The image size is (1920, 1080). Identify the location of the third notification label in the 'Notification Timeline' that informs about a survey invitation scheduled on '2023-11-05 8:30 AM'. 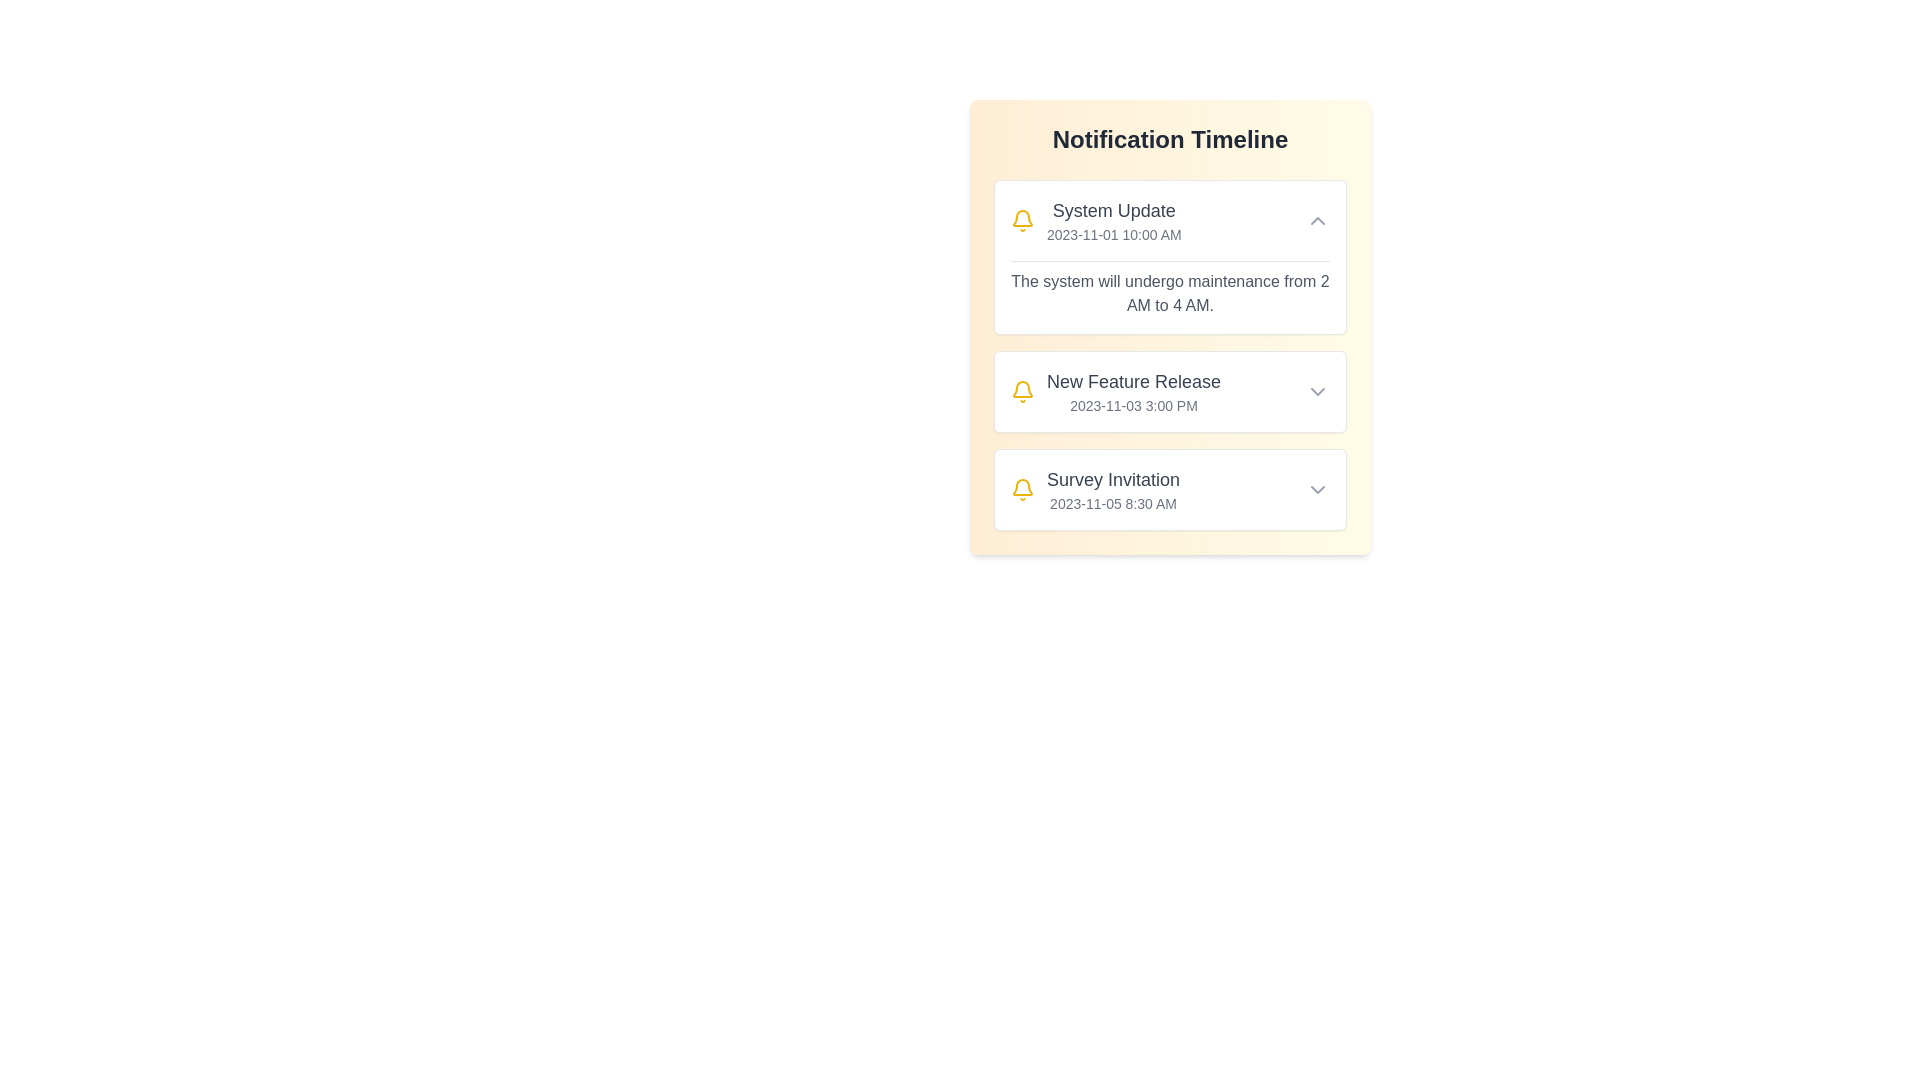
(1112, 489).